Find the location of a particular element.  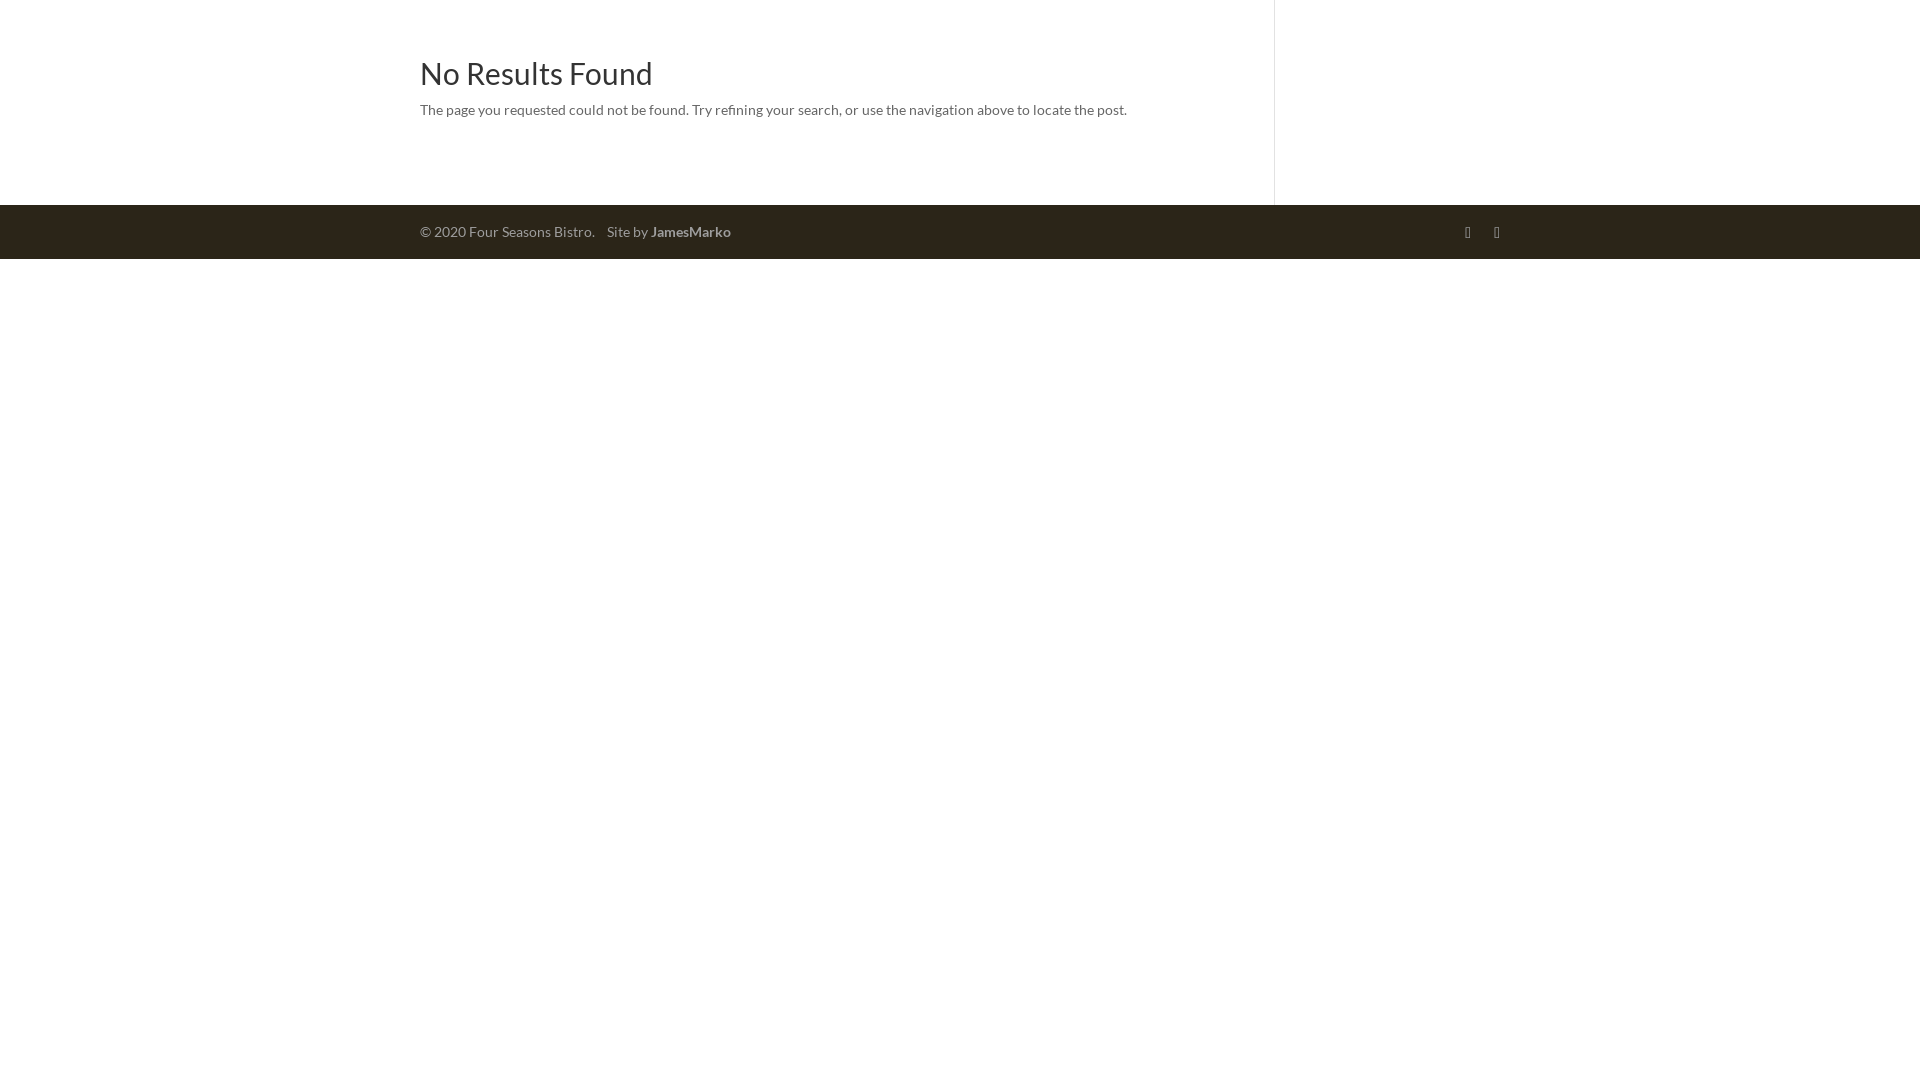

'JamesMarko' is located at coordinates (691, 230).